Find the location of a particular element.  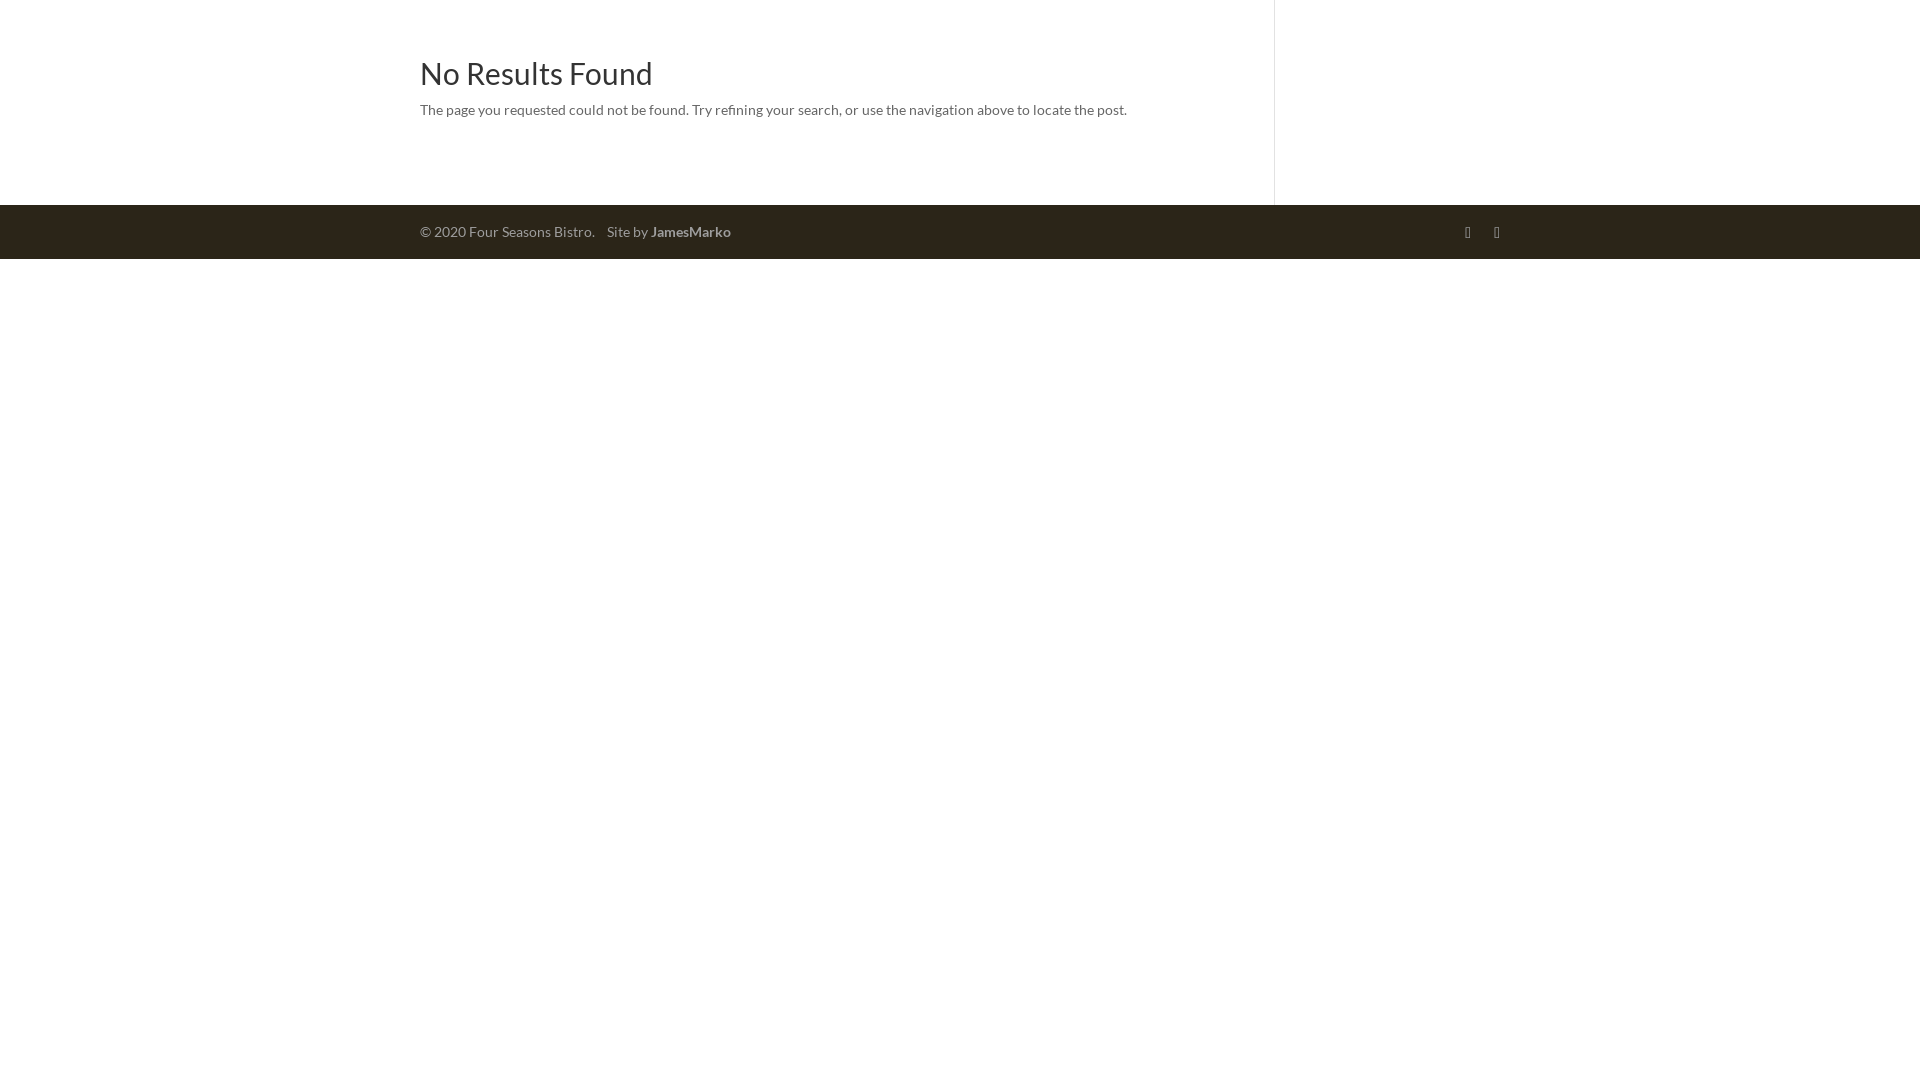

'JamesMarko' is located at coordinates (691, 230).